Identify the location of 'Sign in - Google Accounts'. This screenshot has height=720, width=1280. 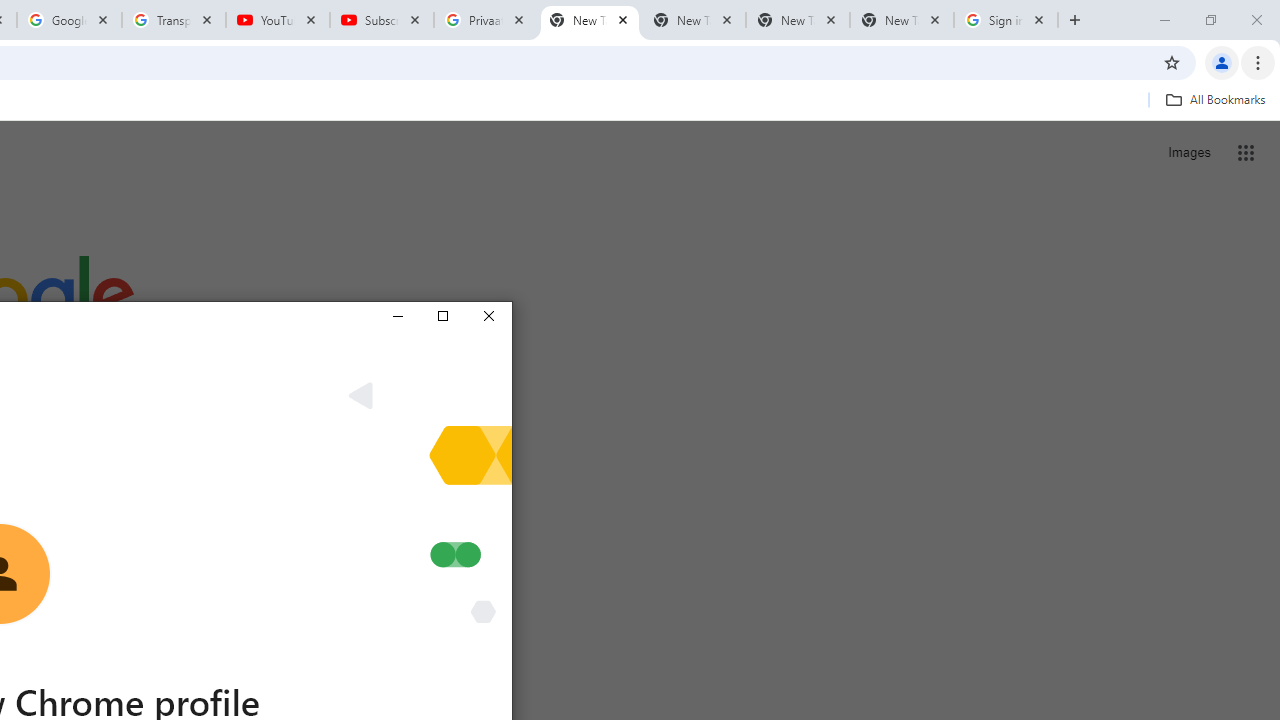
(1006, 20).